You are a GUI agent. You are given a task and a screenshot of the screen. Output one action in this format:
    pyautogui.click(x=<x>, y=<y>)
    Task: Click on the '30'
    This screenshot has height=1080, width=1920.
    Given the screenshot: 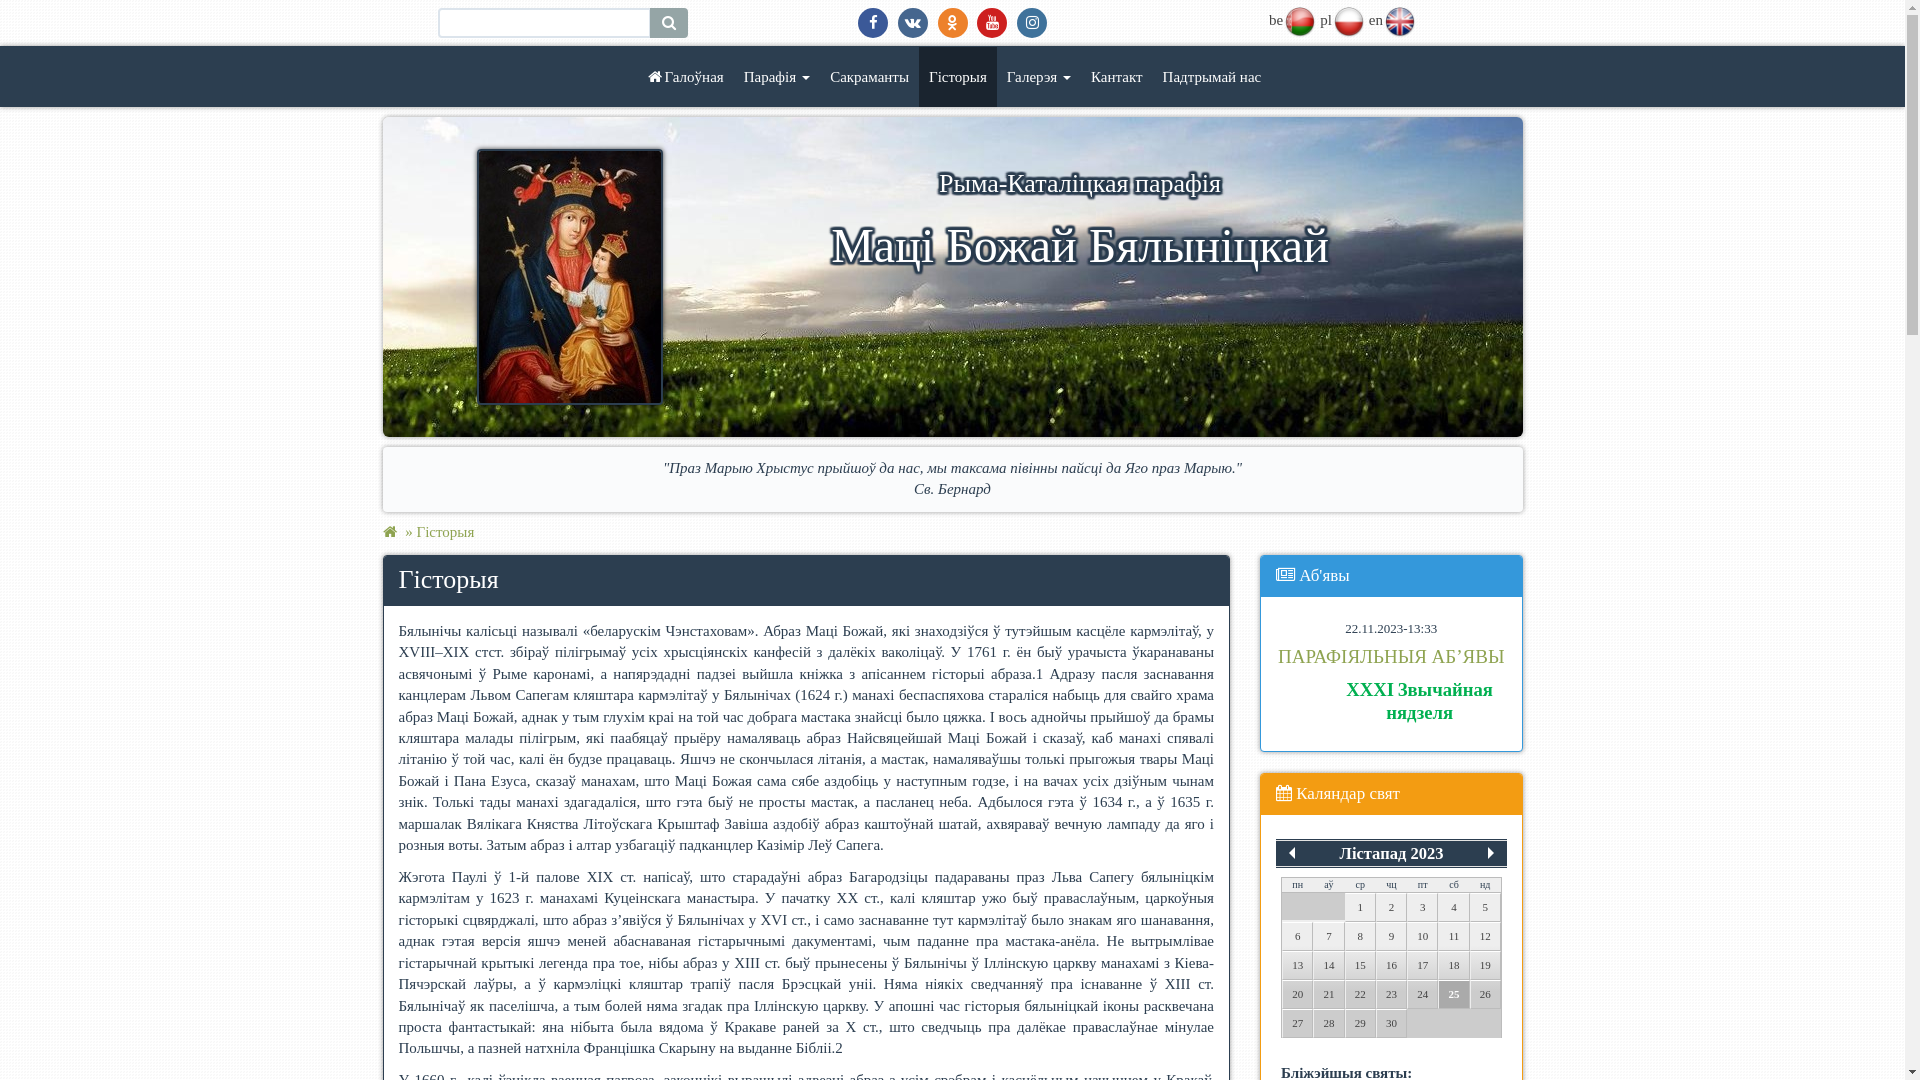 What is the action you would take?
    pyautogui.click(x=1390, y=1023)
    